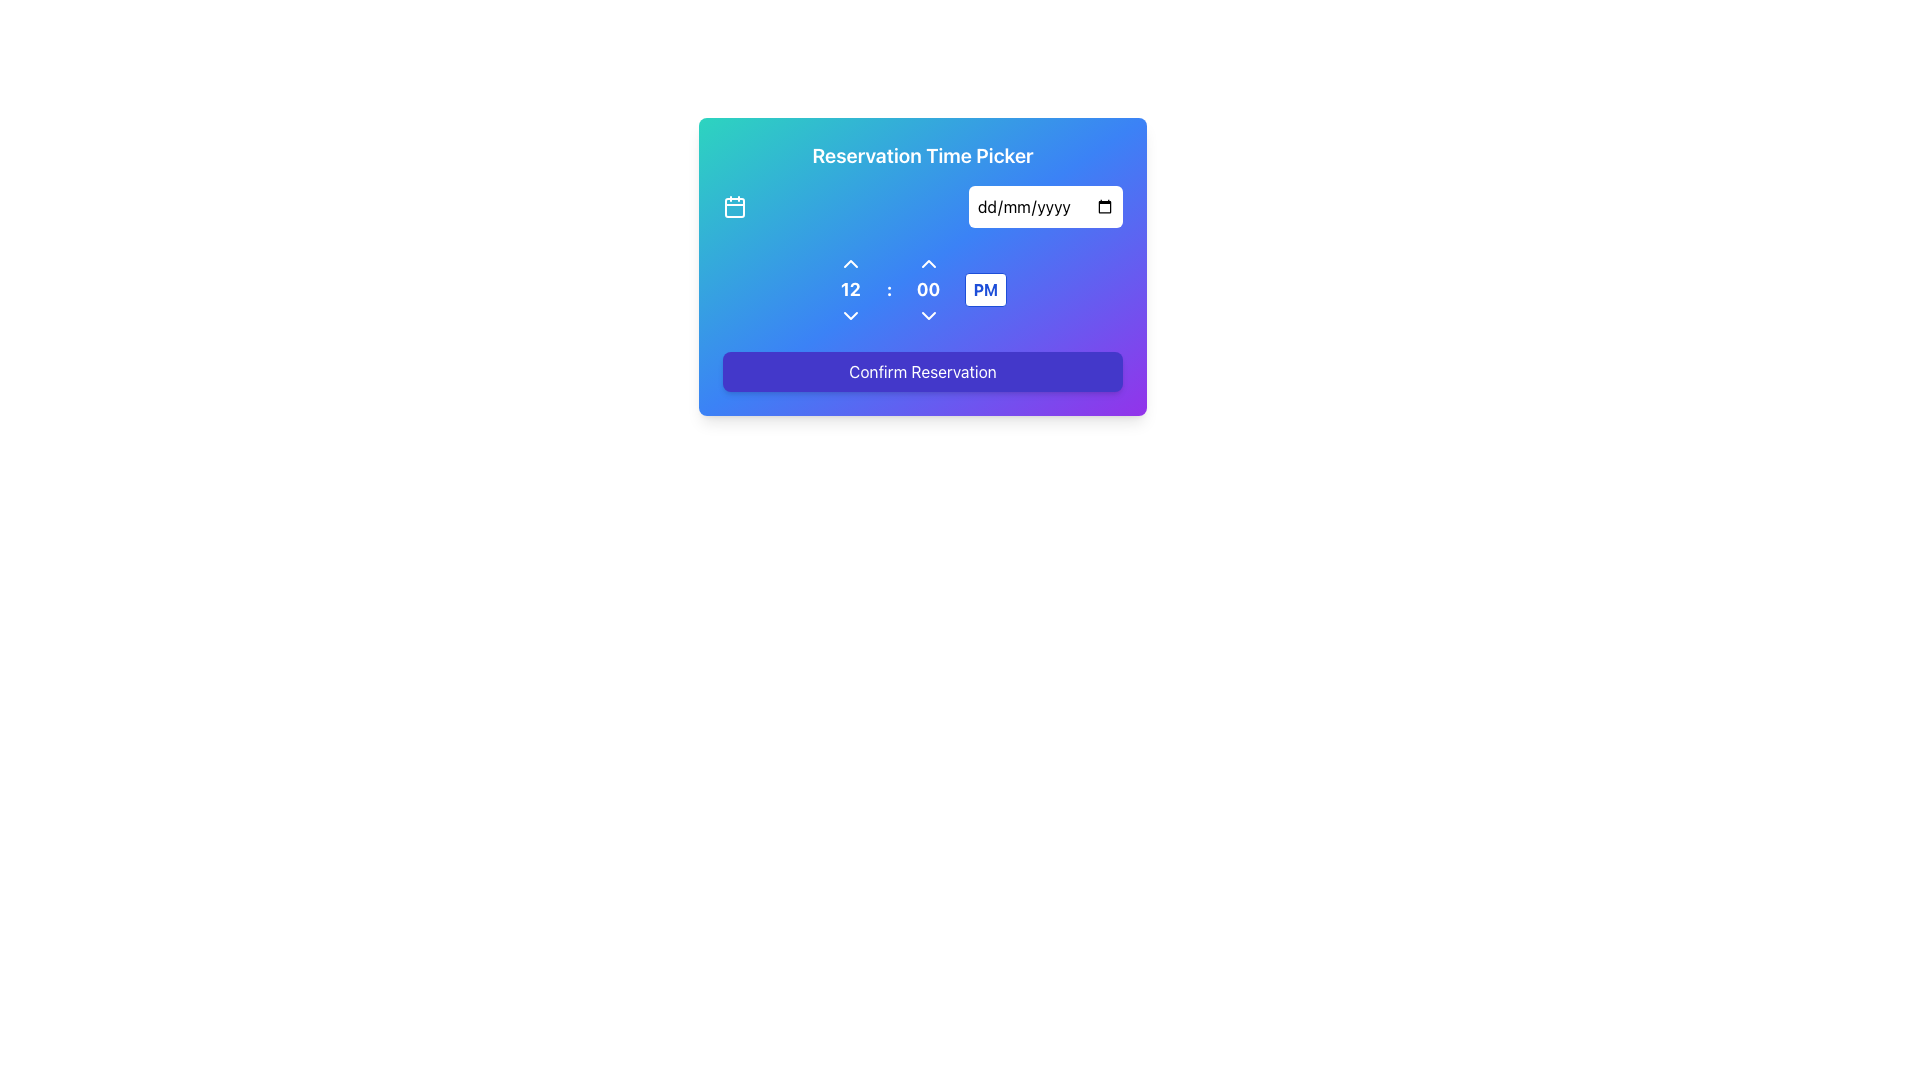 Image resolution: width=1920 pixels, height=1080 pixels. I want to click on the Text Display that shows the current value of a selectable attribute in the time picker, located centrally between the up and down arrow icons, so click(850, 289).